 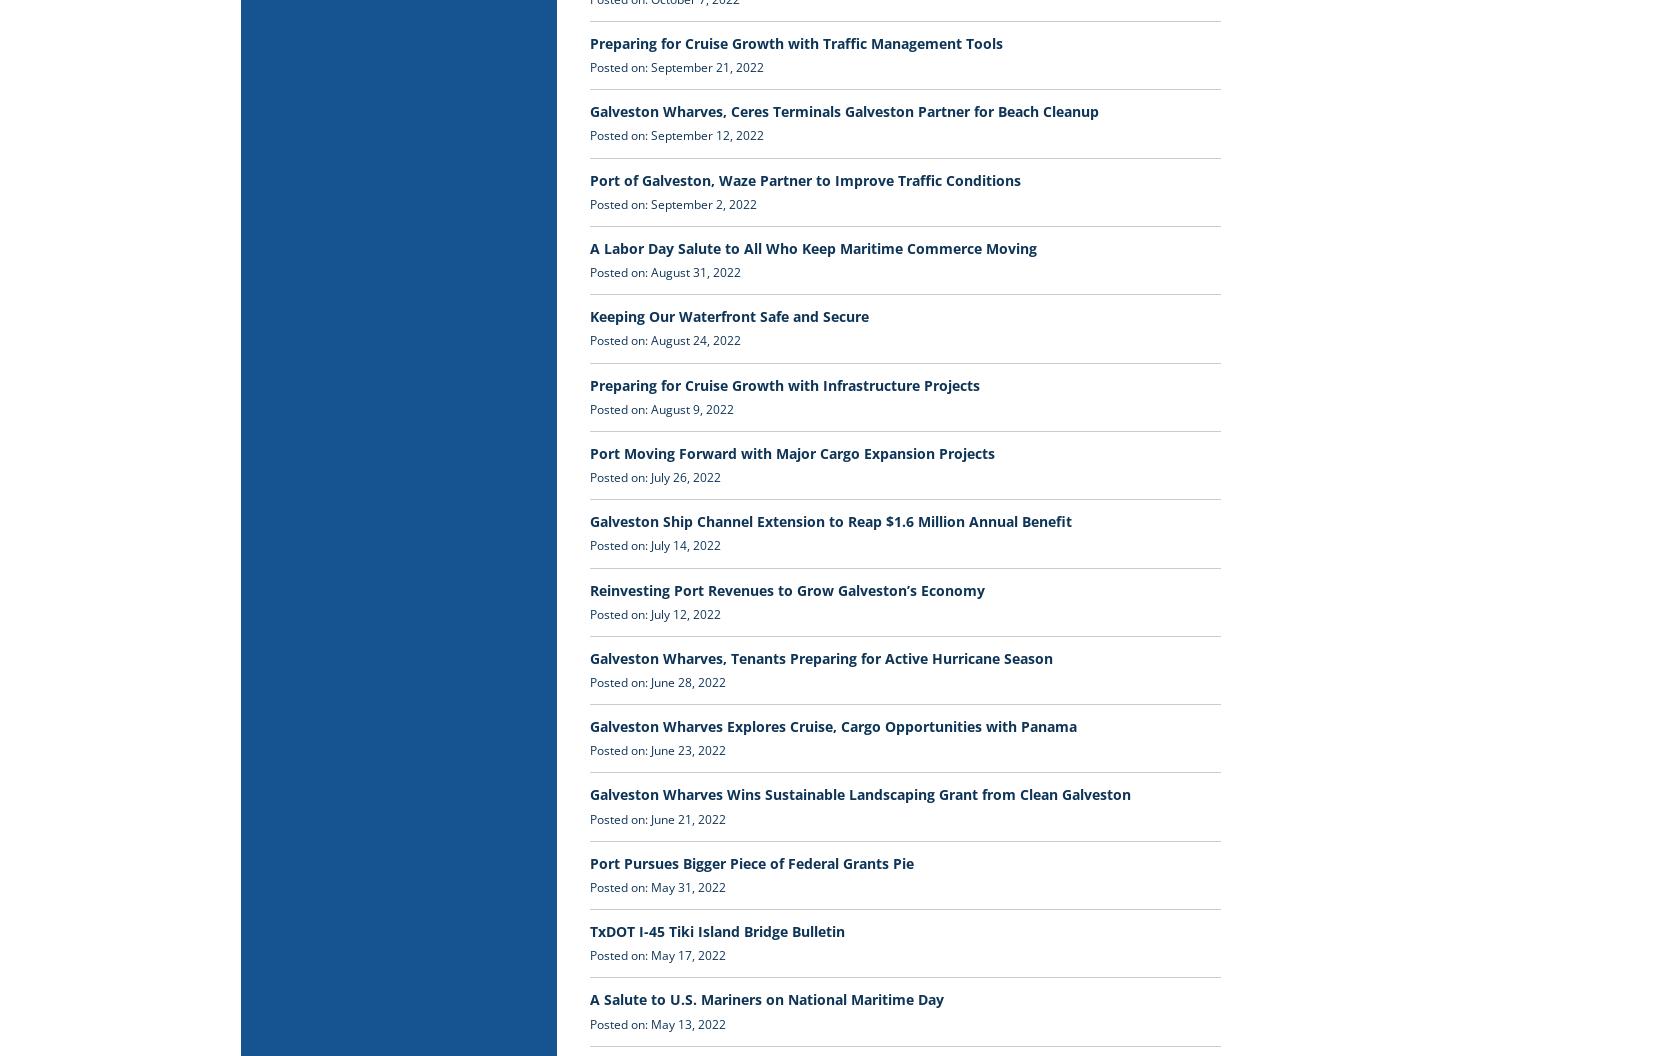 What do you see at coordinates (844, 110) in the screenshot?
I see `'Galveston Wharves, Ceres Terminals Galveston Partner for Beach Cleanup'` at bounding box center [844, 110].